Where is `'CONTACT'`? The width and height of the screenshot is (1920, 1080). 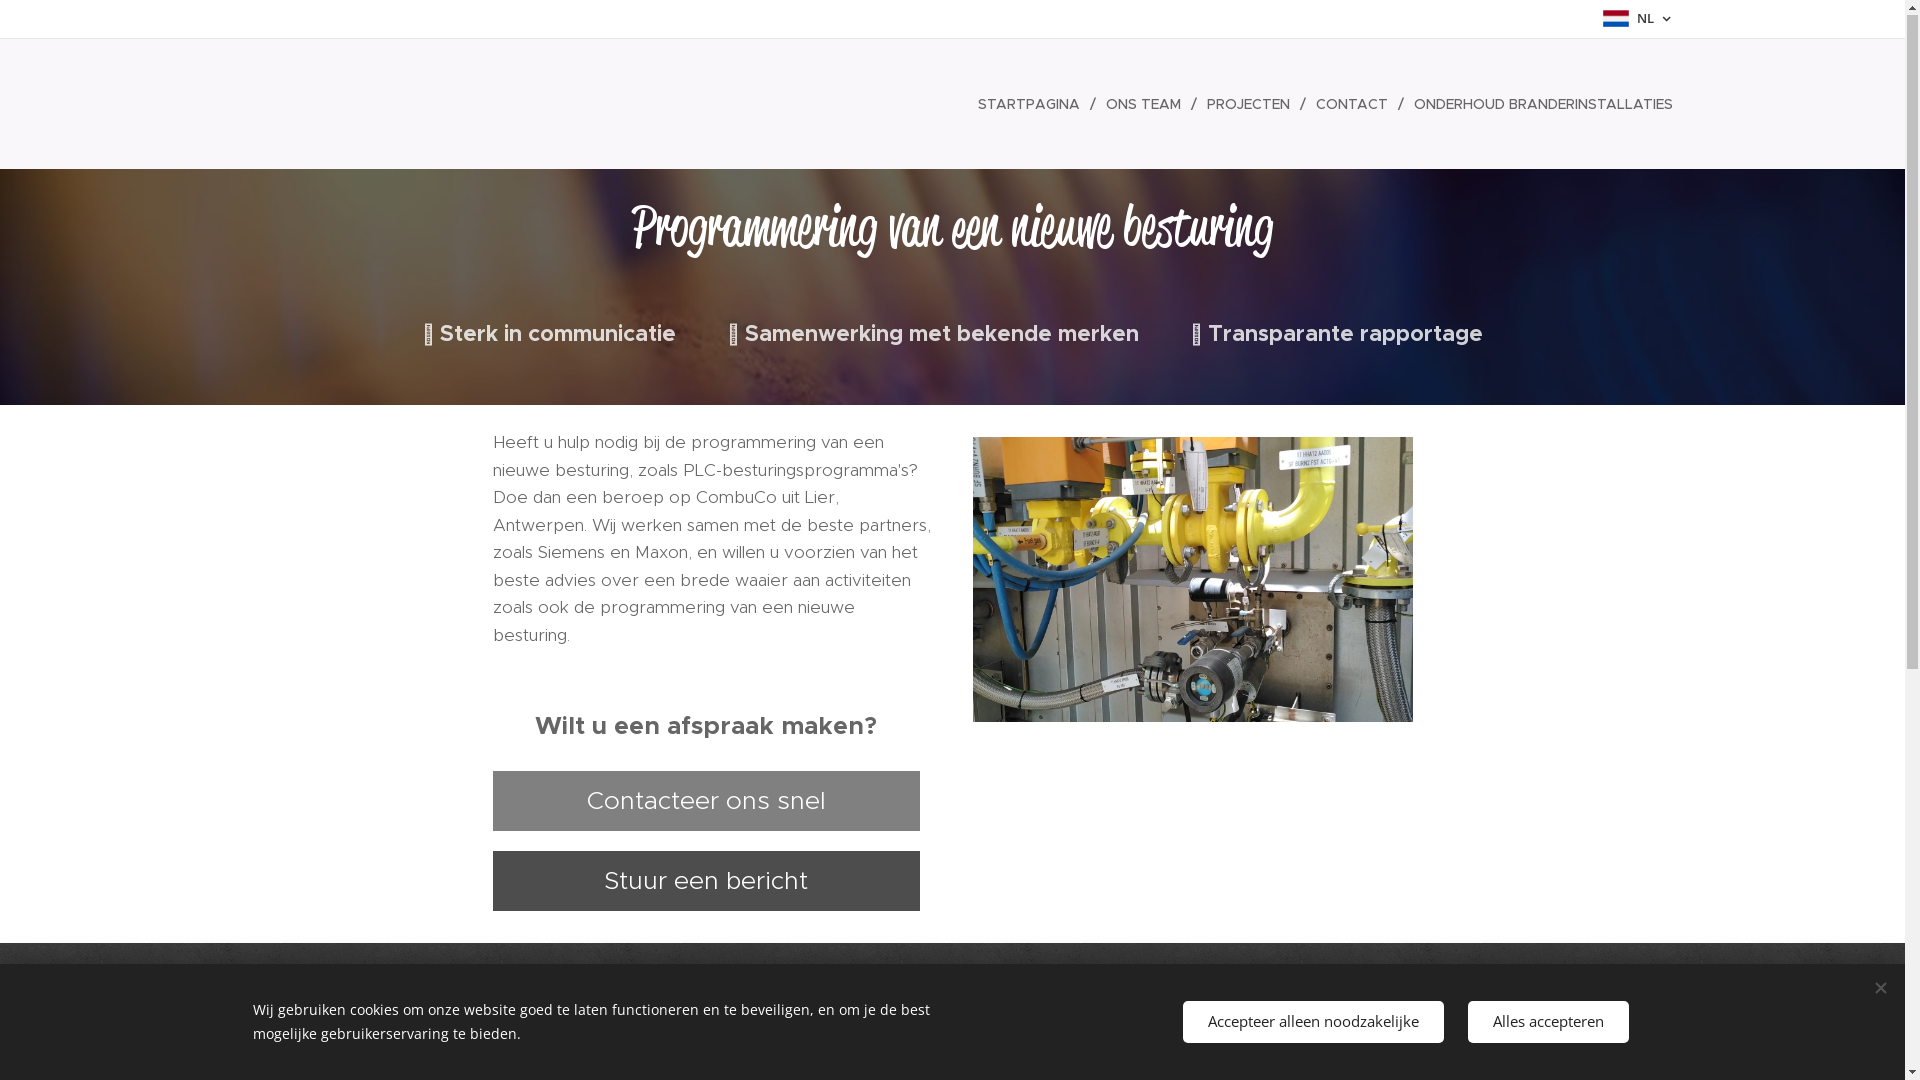
'CONTACT' is located at coordinates (1354, 104).